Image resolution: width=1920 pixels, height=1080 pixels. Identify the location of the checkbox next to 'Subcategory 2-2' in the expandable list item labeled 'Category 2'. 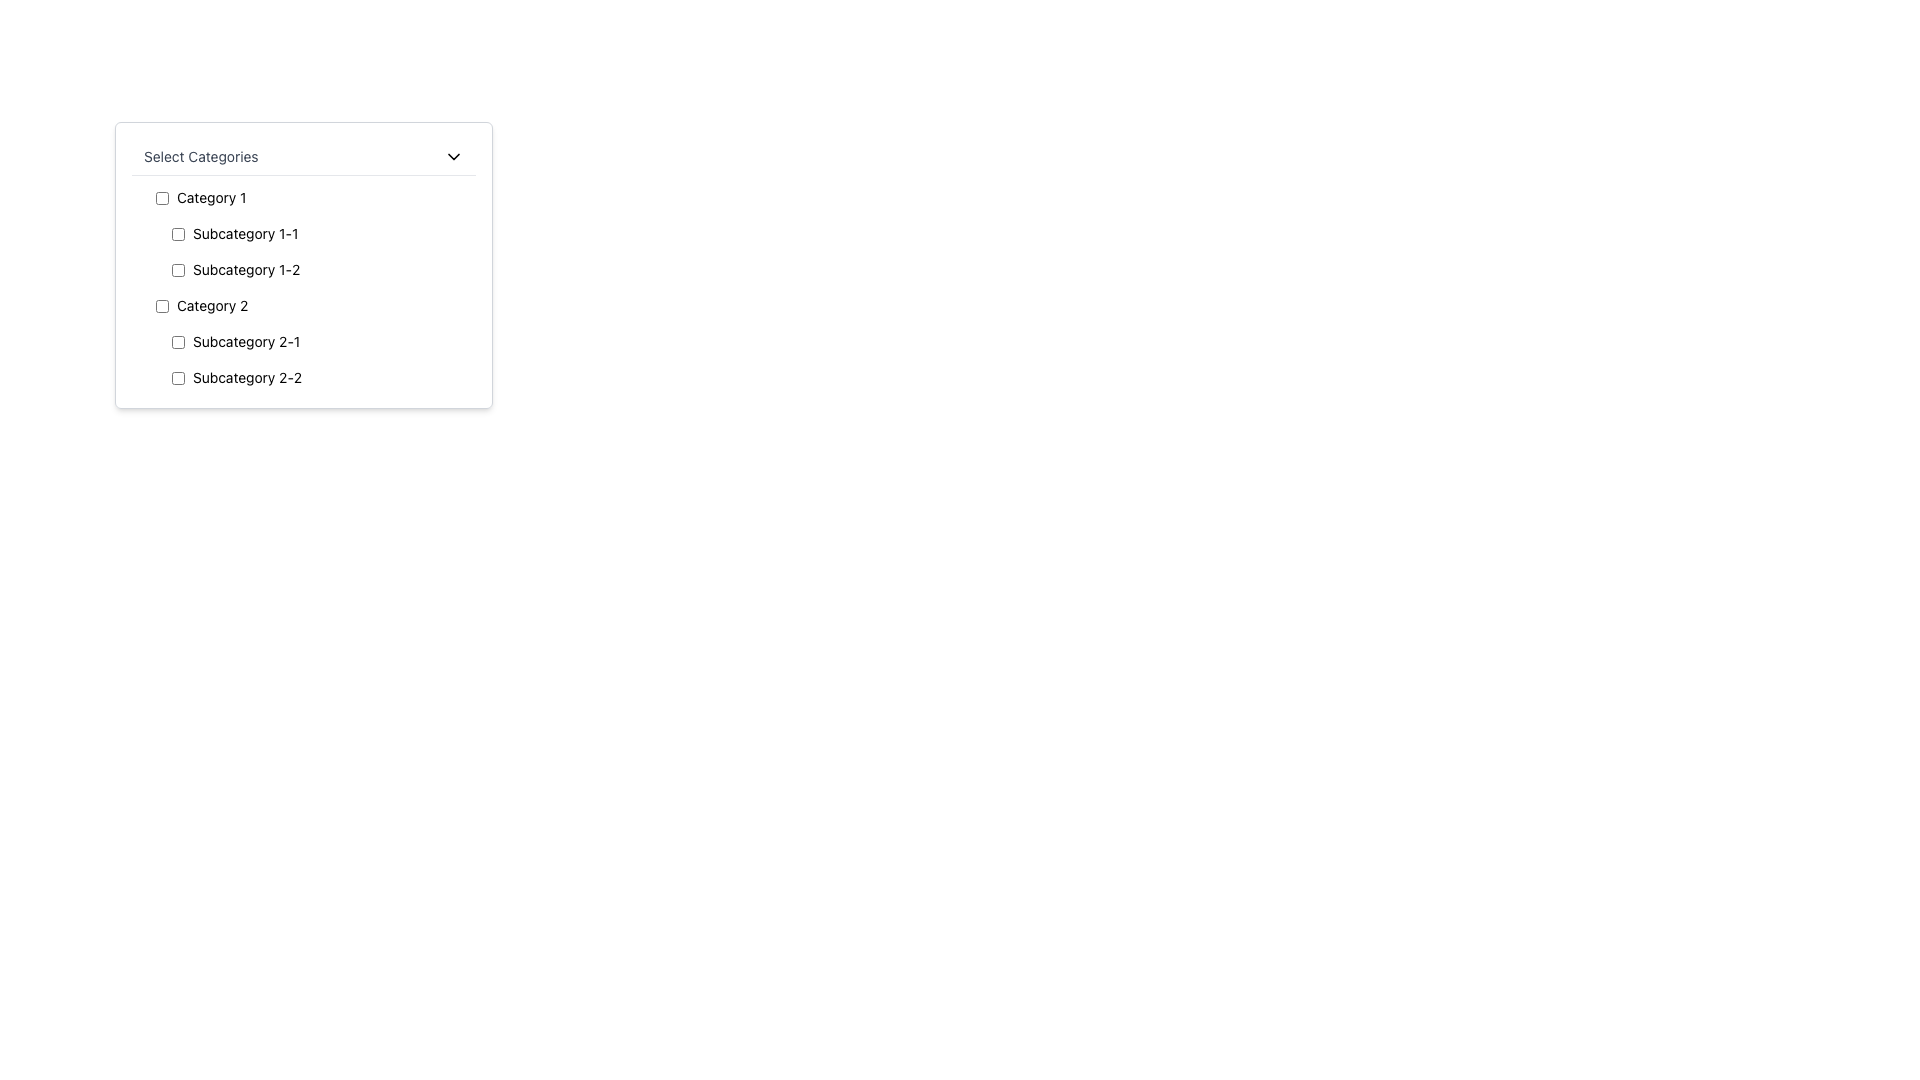
(311, 341).